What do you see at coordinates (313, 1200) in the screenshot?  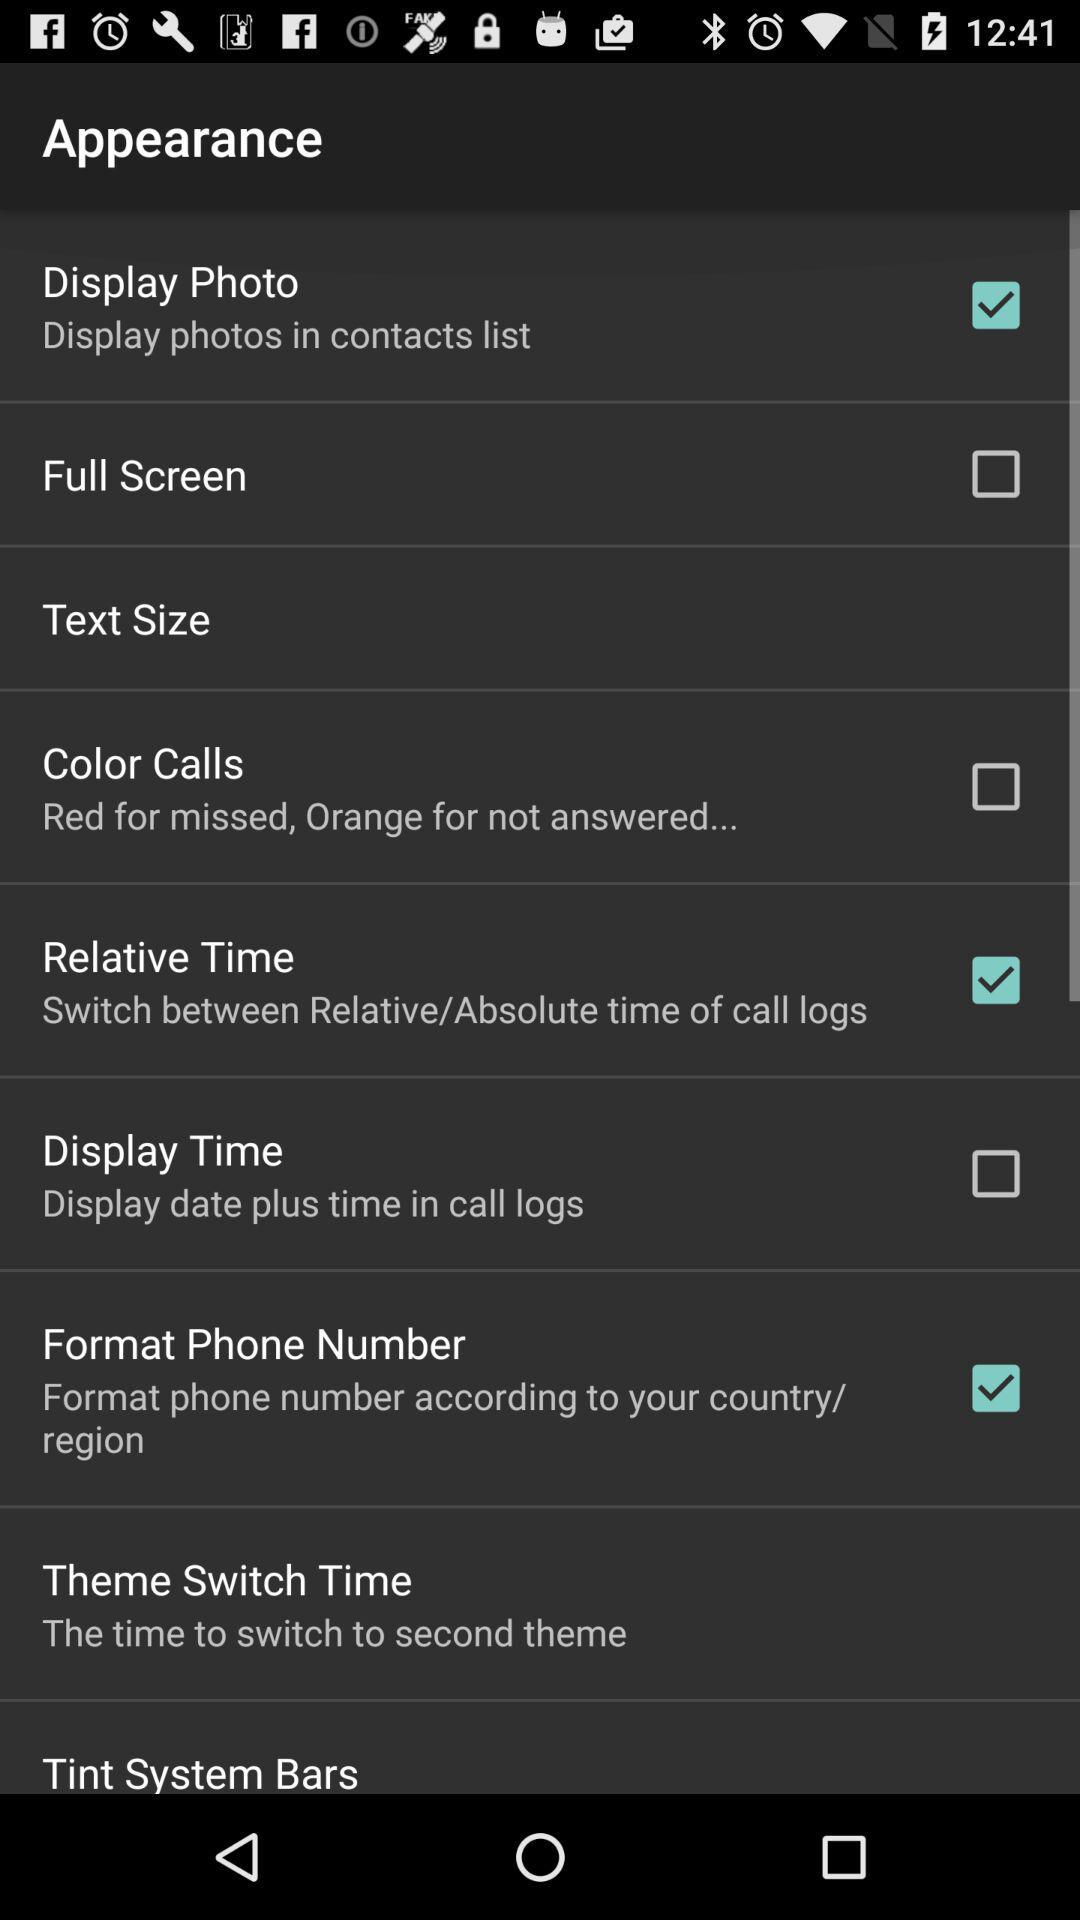 I see `the icon below display time app` at bounding box center [313, 1200].